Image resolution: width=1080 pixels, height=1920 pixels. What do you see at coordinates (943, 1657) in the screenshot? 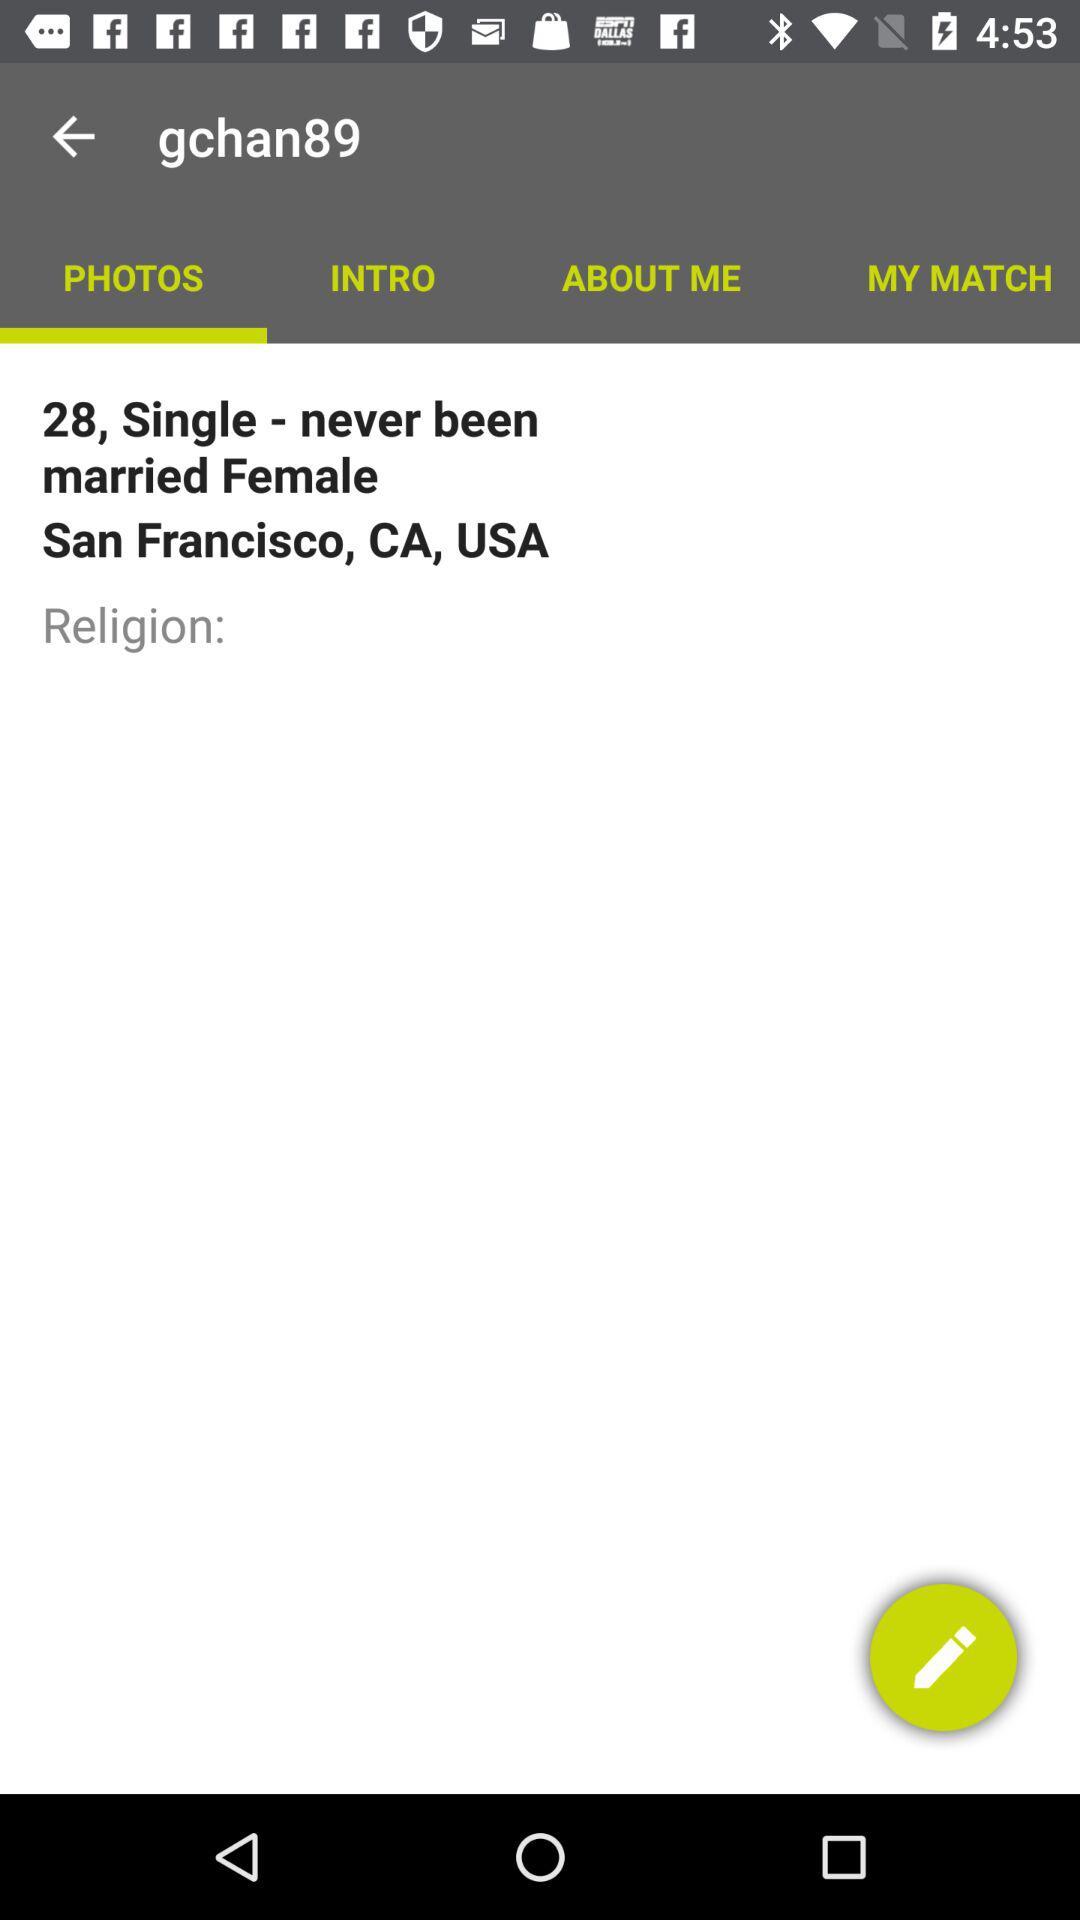
I see `the edit icon` at bounding box center [943, 1657].